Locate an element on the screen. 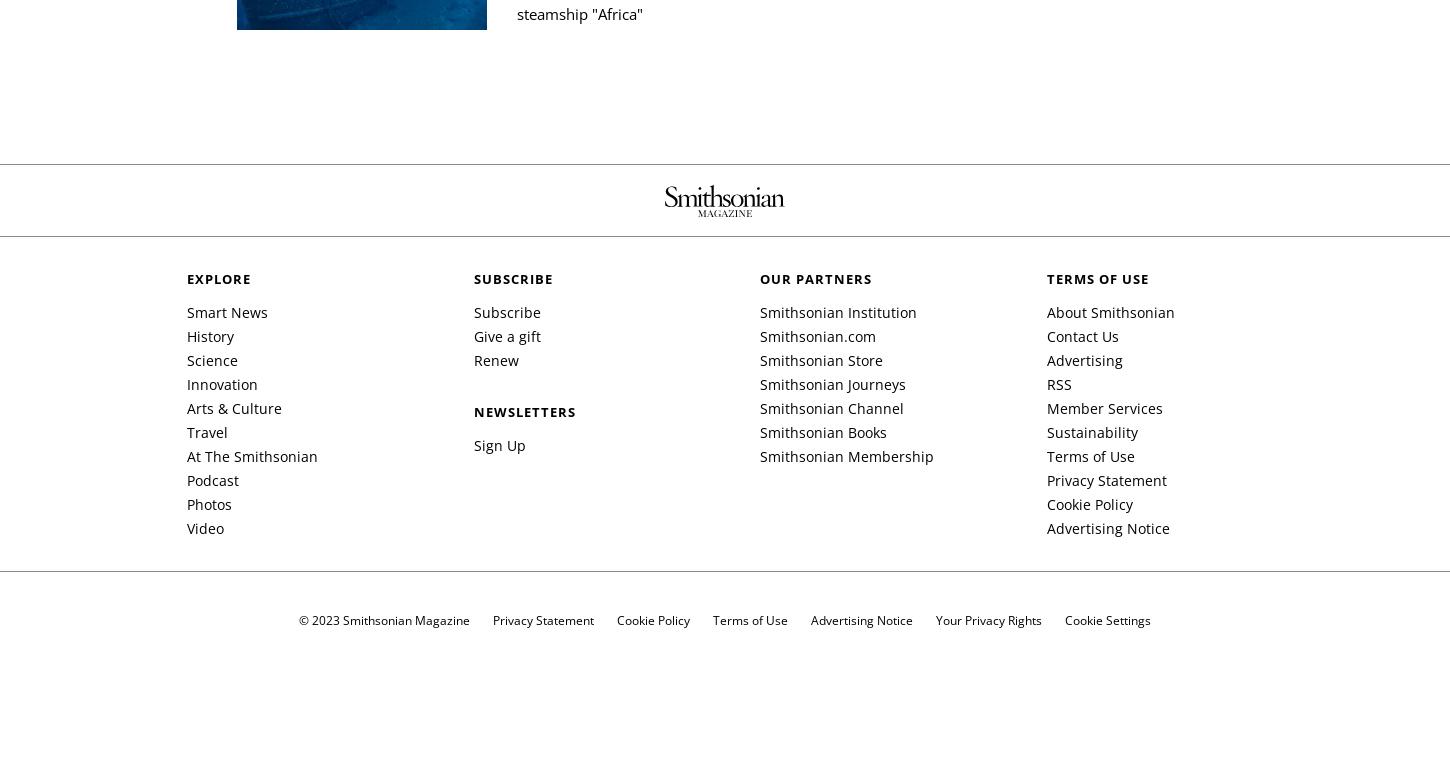  'Sign Up' is located at coordinates (471, 444).